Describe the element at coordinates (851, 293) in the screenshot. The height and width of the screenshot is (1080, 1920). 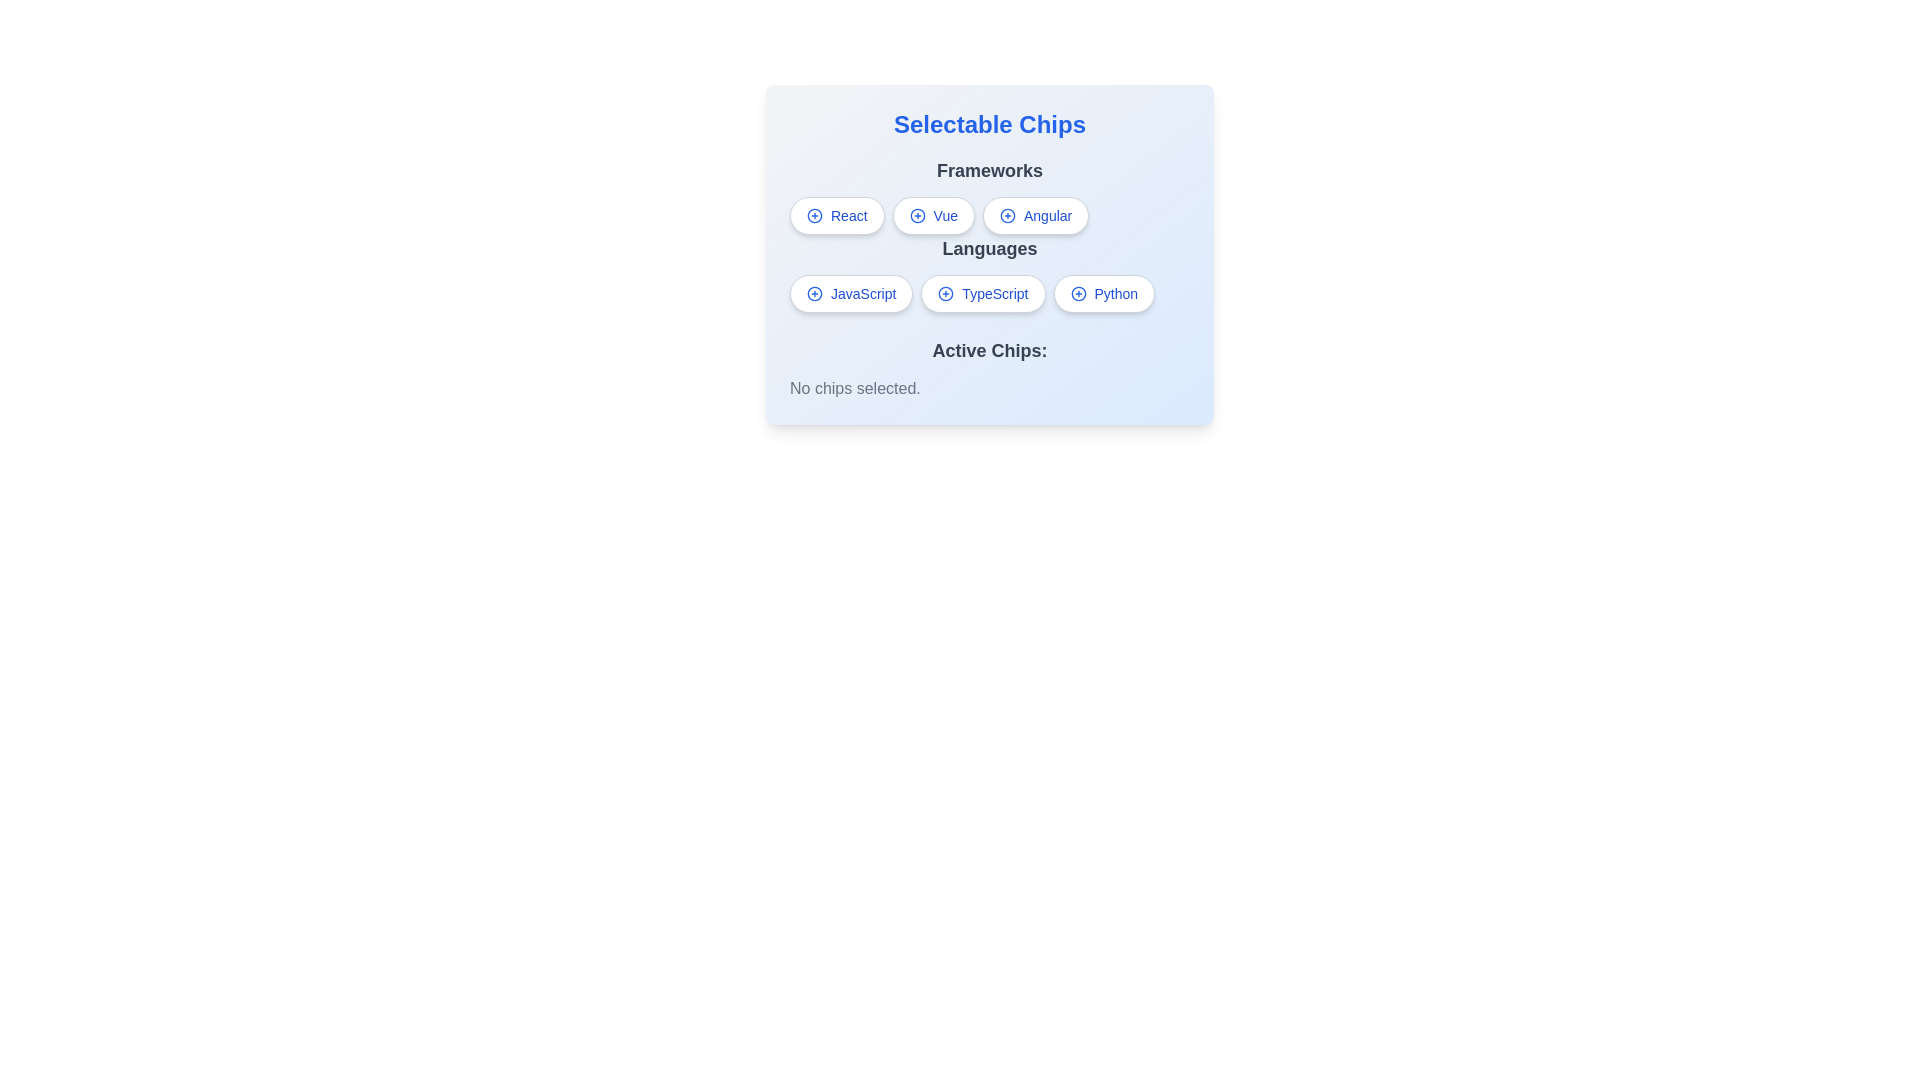
I see `the JavaScript button, which is a horizontal pill-shaped button with white background and blue text, located in the Languages section below the Frameworks section` at that location.